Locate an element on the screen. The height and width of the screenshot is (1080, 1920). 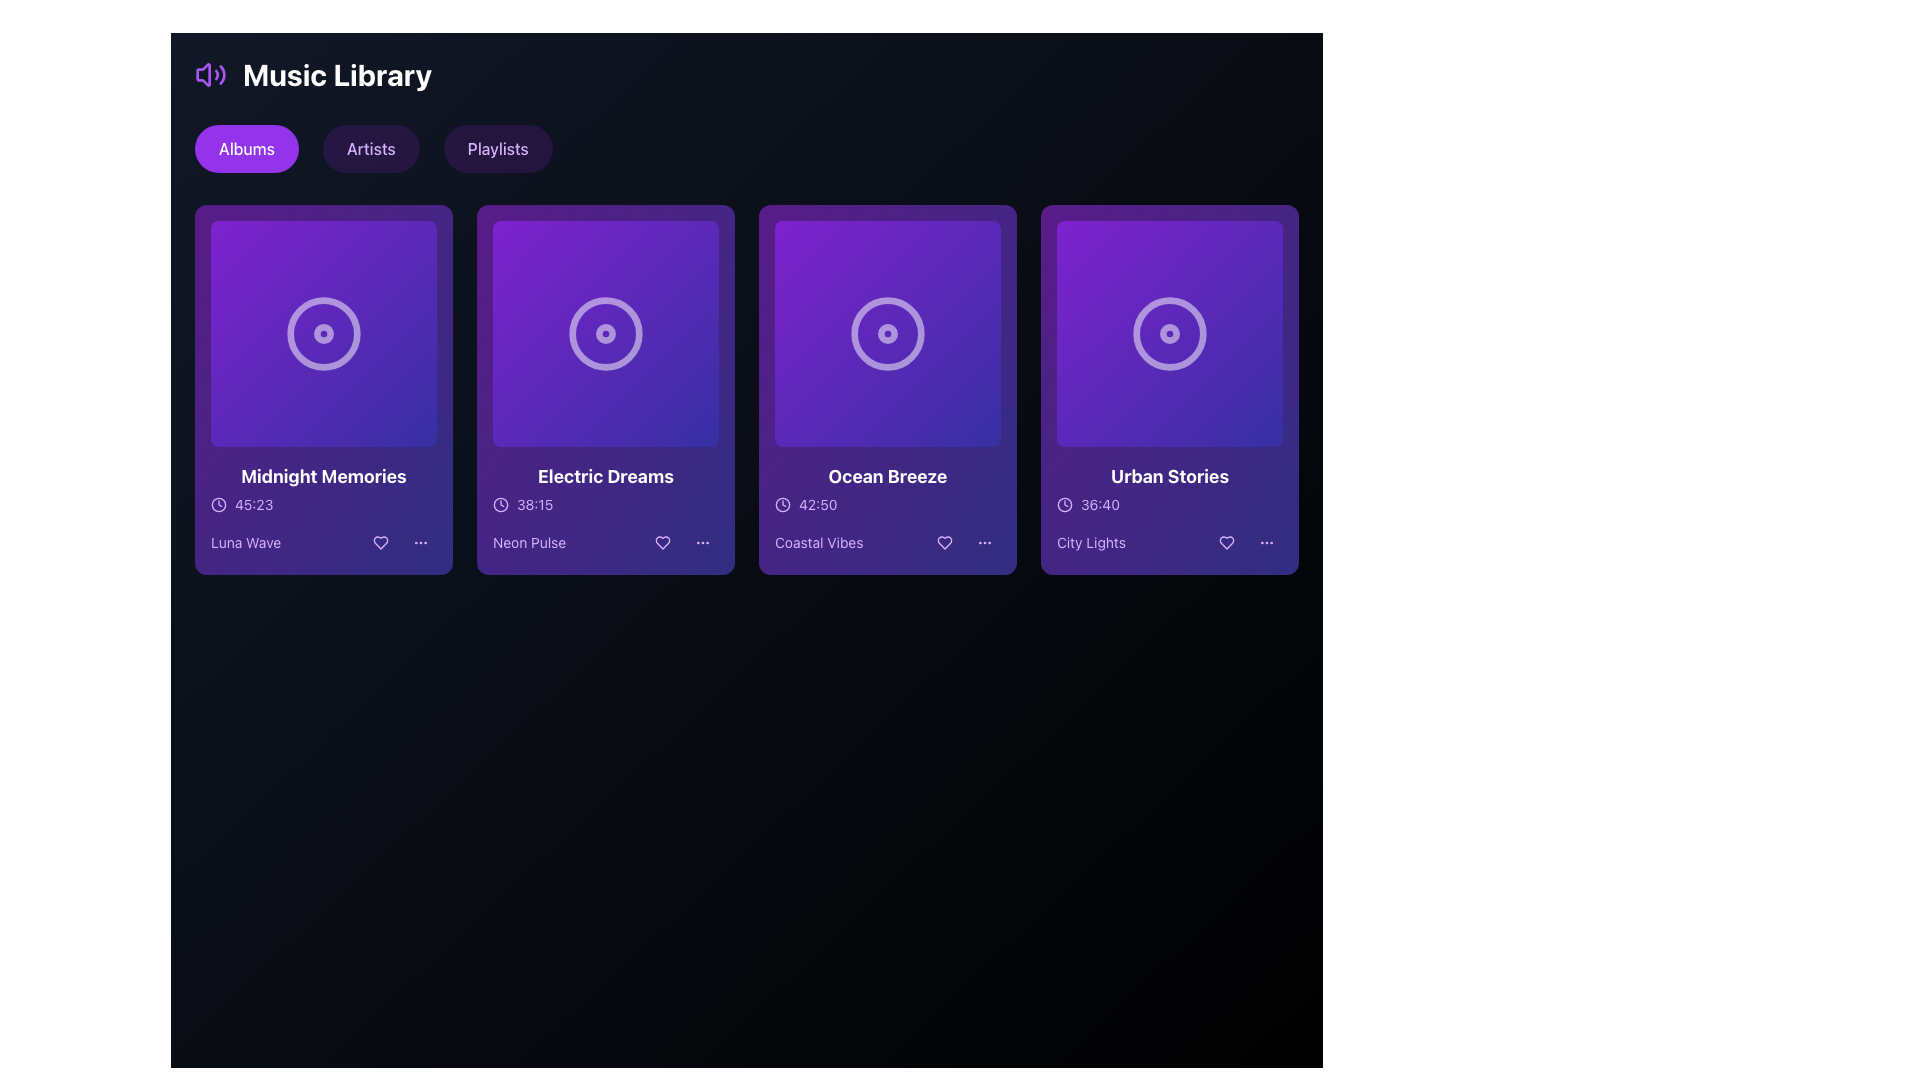
the text label that displays the name 'City Lights', located at the bottom-right corner of the 'Urban Stories' card, beneath the duration indicator is located at coordinates (1090, 543).